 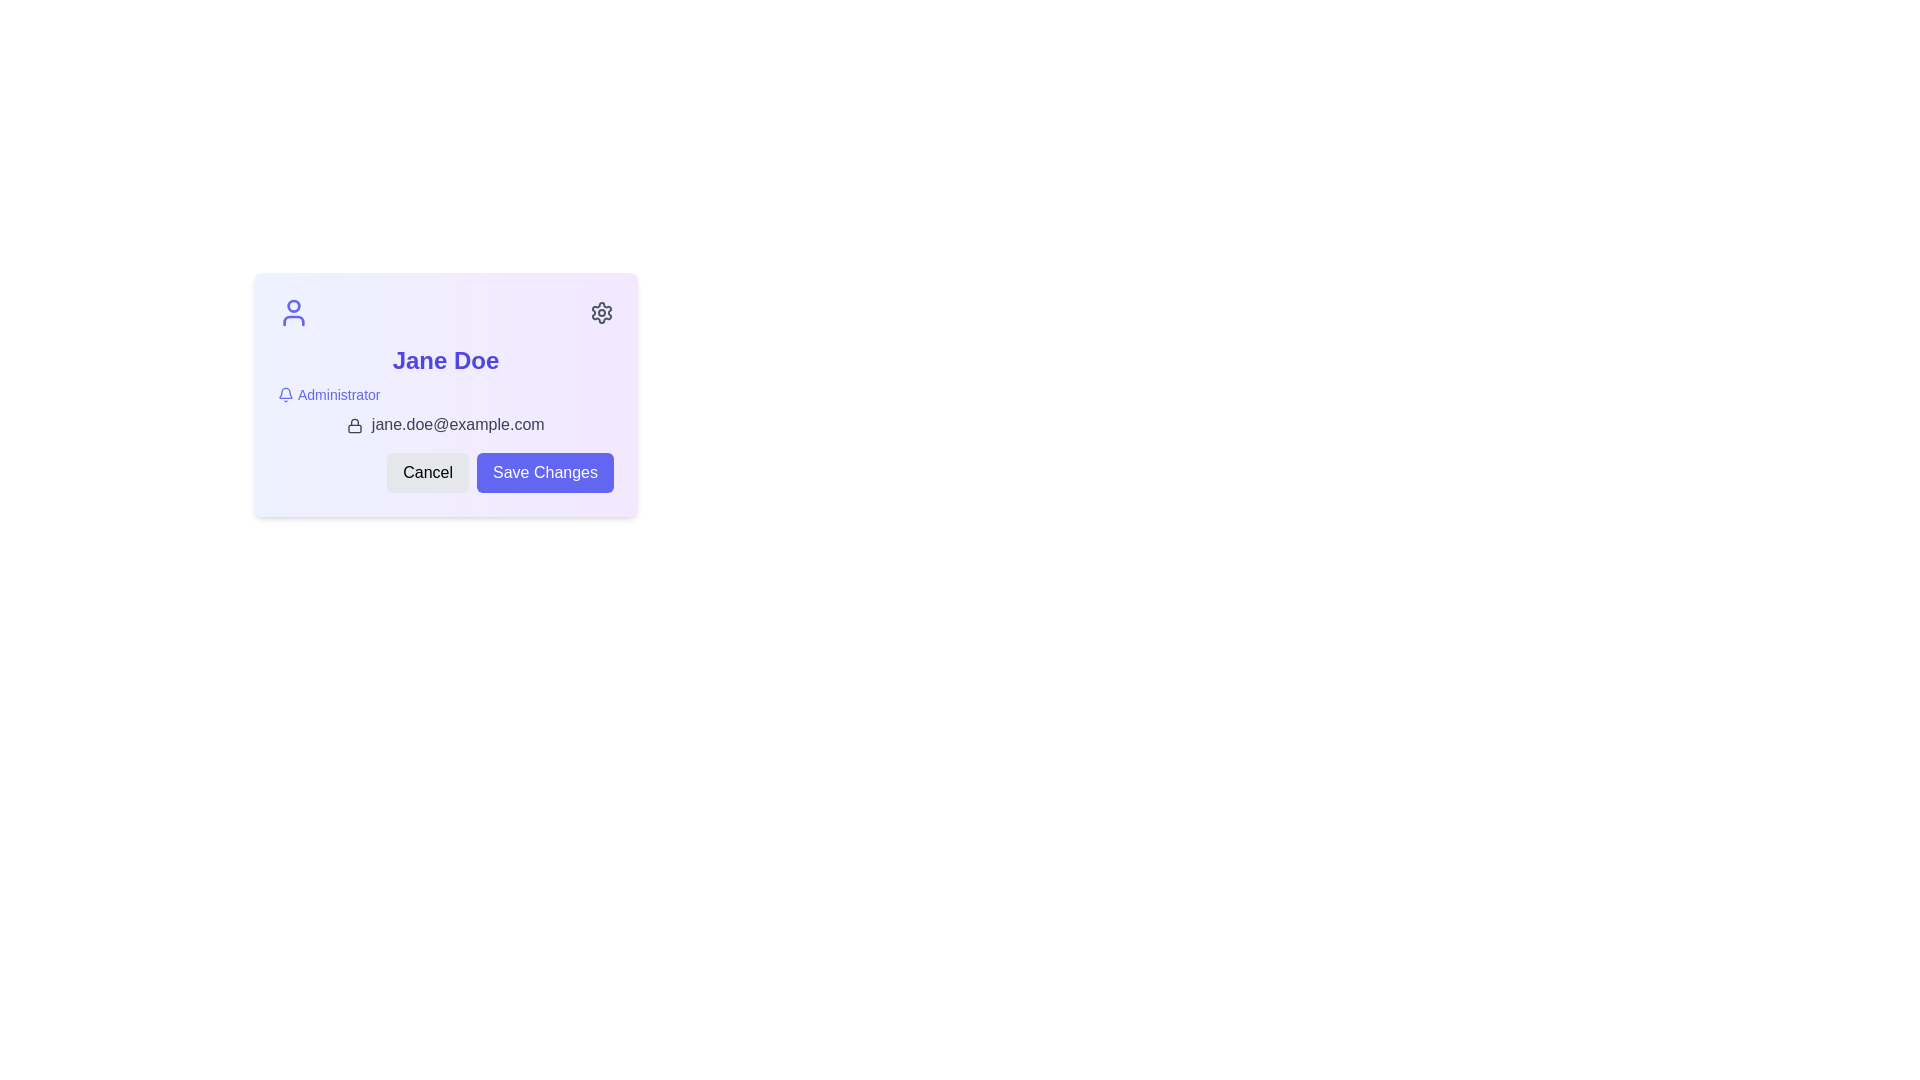 I want to click on the 'Cancel' button, which is a rectangular button with a gray background and black text located at the bottom right corner of the user information card, so click(x=445, y=473).